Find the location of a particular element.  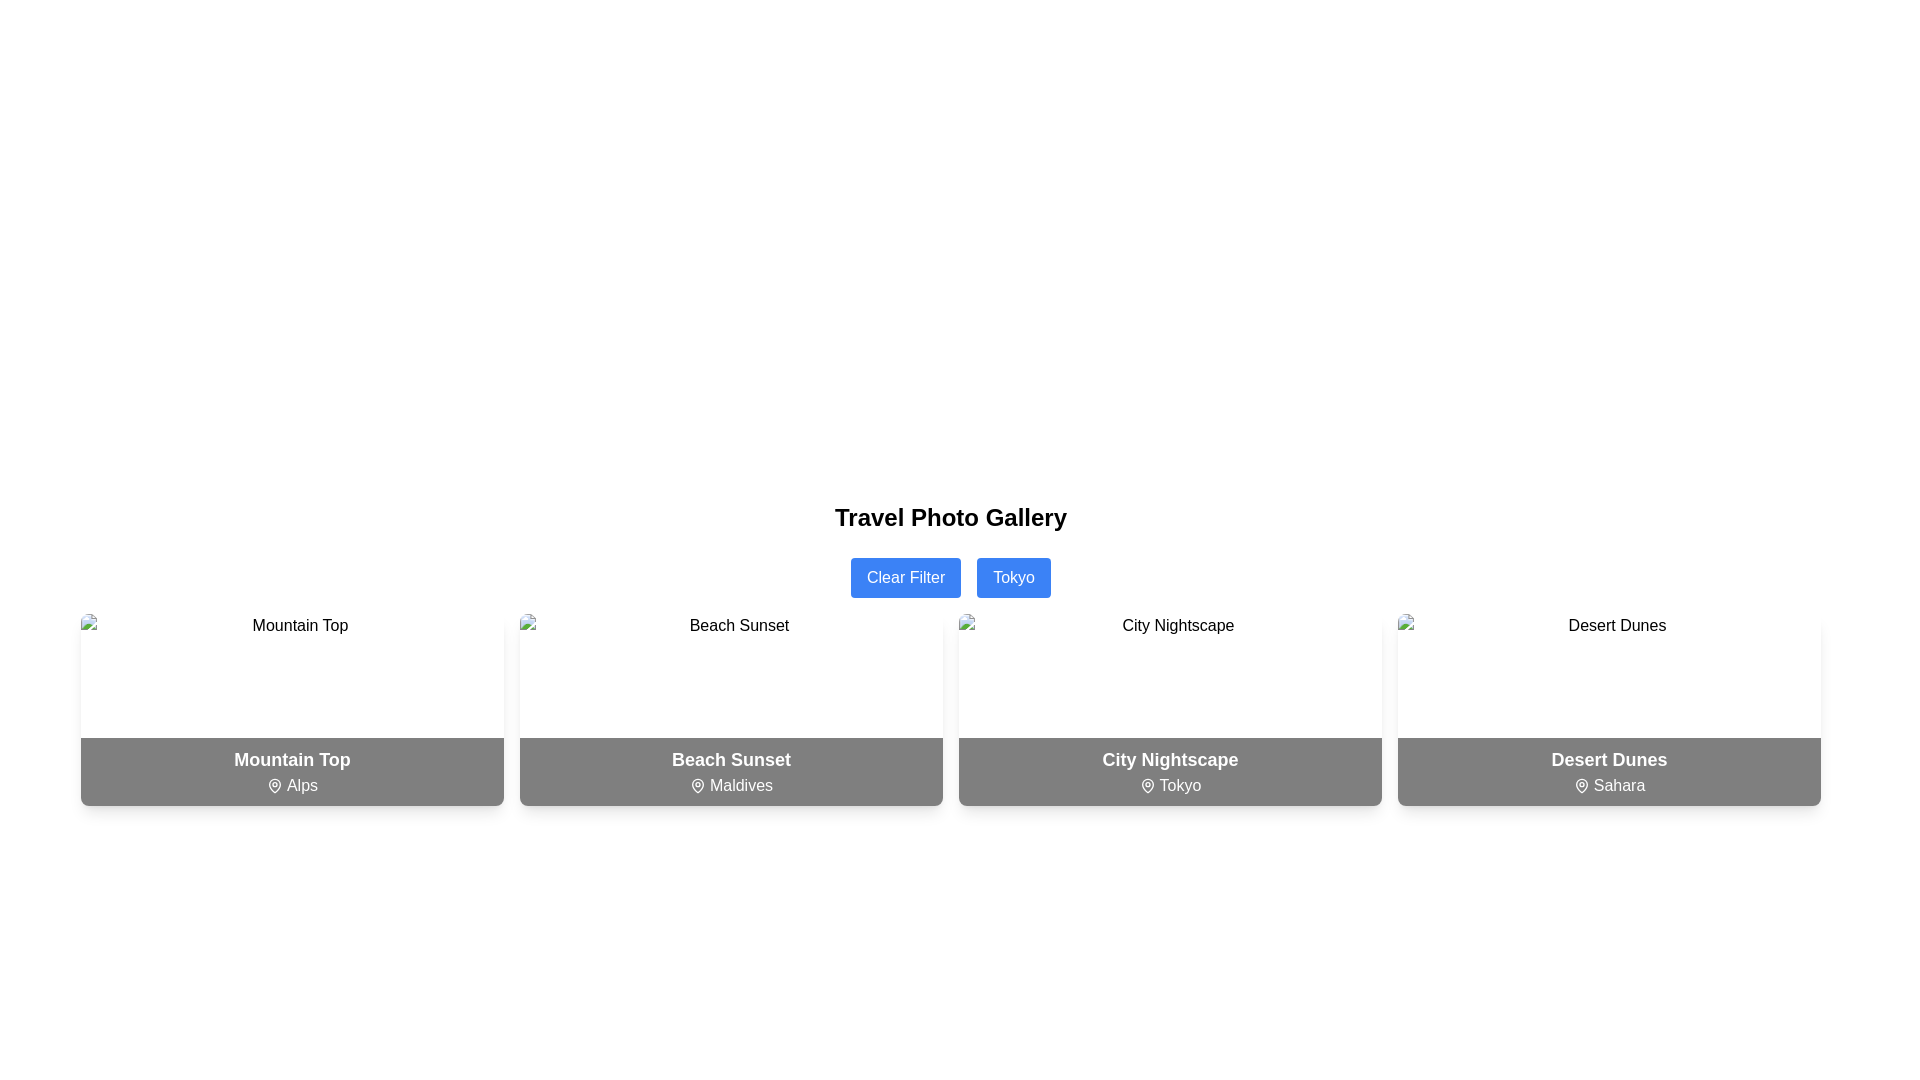

the 'City Nightscape' card located in the second column of the grid layout for selection or interaction is located at coordinates (1170, 708).